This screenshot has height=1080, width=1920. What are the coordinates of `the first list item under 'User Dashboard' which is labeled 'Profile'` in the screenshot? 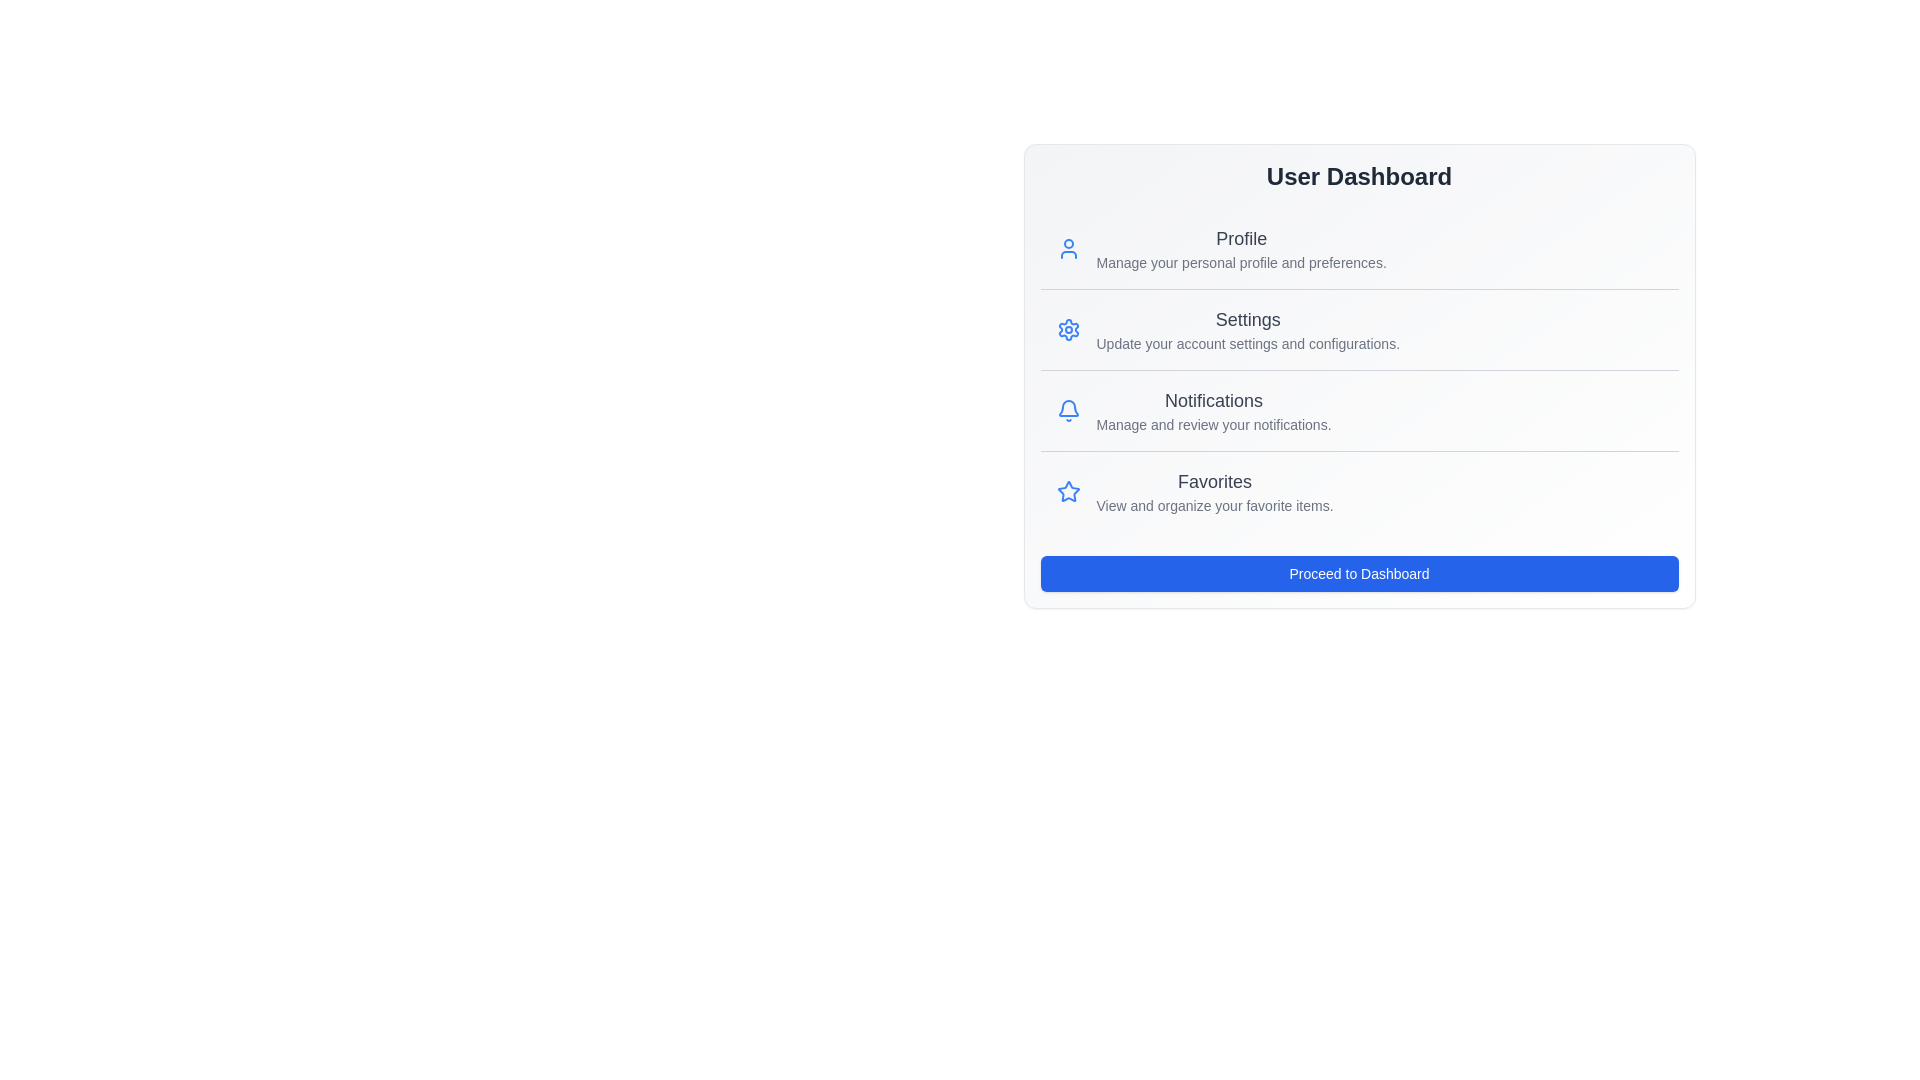 It's located at (1359, 248).